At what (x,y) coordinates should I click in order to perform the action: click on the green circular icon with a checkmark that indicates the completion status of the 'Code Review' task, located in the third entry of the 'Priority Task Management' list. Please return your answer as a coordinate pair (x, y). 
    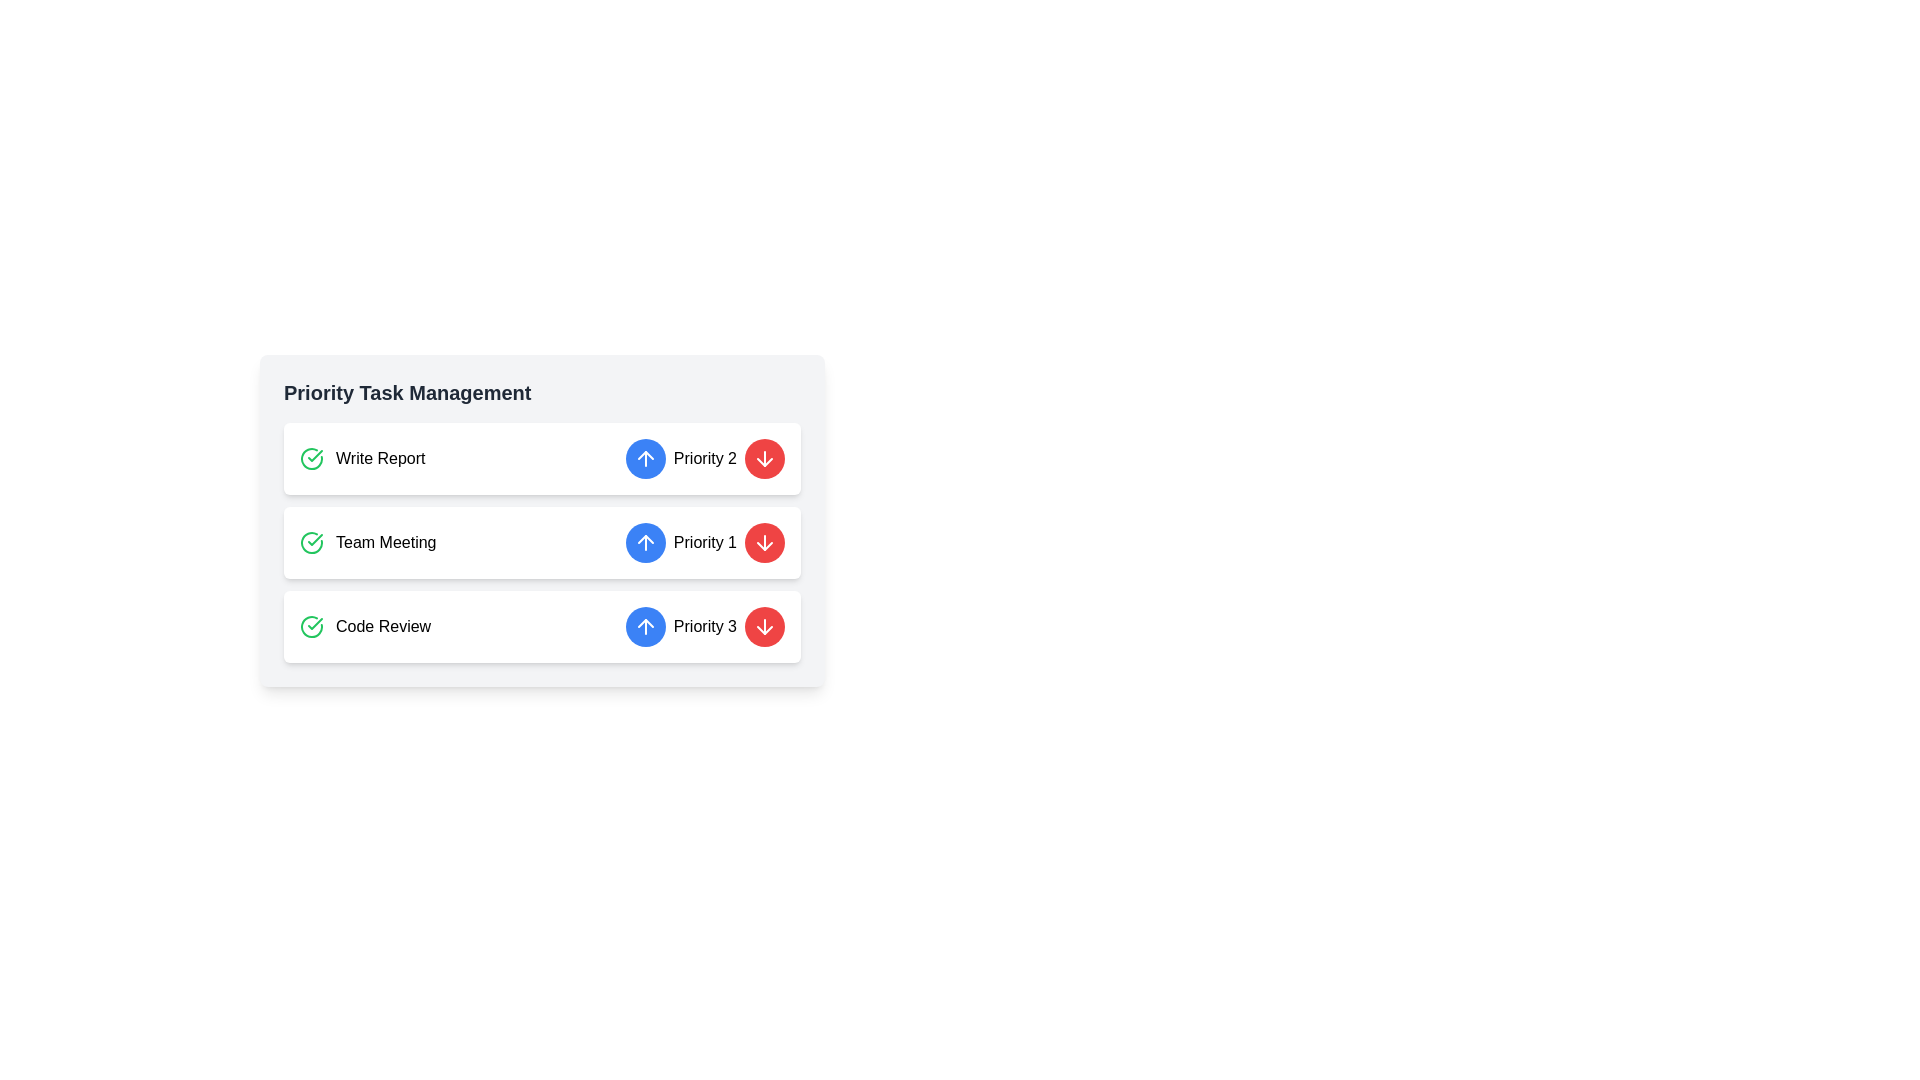
    Looking at the image, I should click on (311, 626).